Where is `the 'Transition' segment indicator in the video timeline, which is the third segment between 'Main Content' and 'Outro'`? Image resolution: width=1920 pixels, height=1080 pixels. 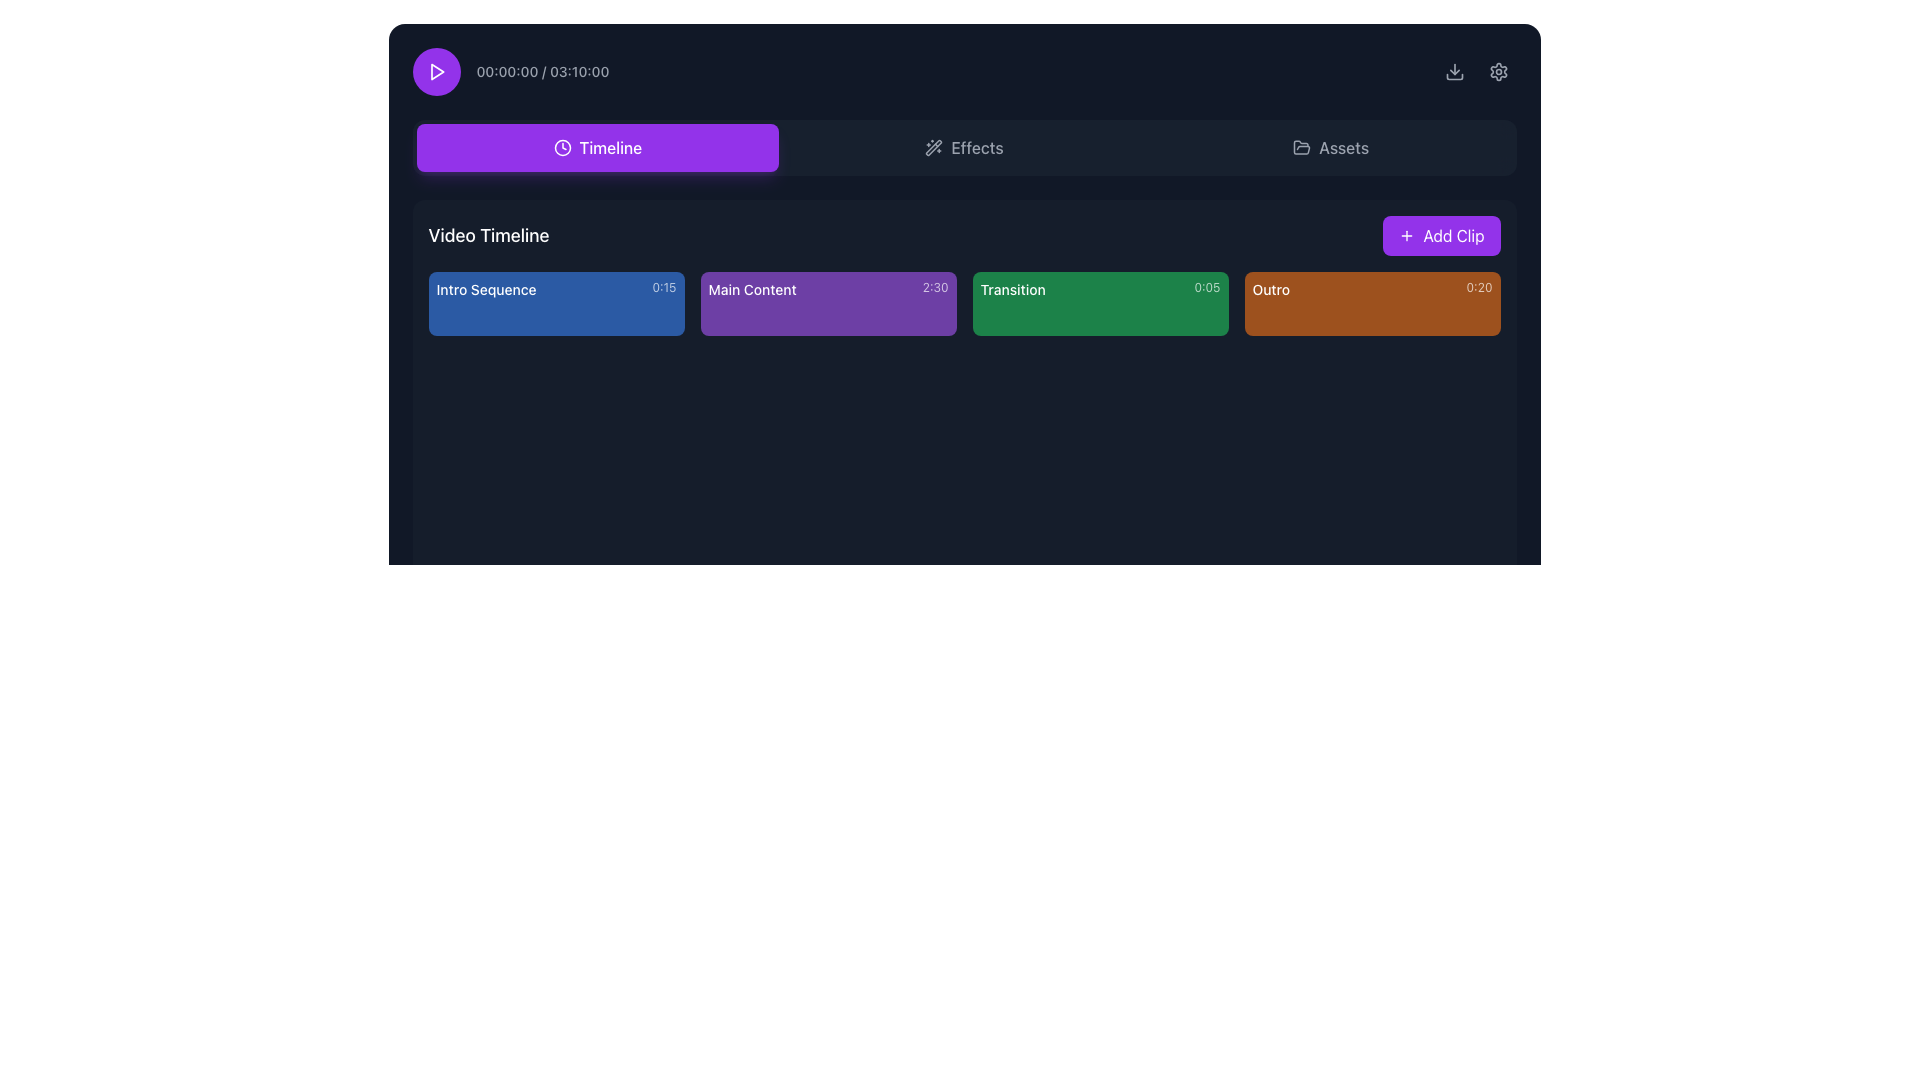 the 'Transition' segment indicator in the video timeline, which is the third segment between 'Main Content' and 'Outro' is located at coordinates (964, 304).